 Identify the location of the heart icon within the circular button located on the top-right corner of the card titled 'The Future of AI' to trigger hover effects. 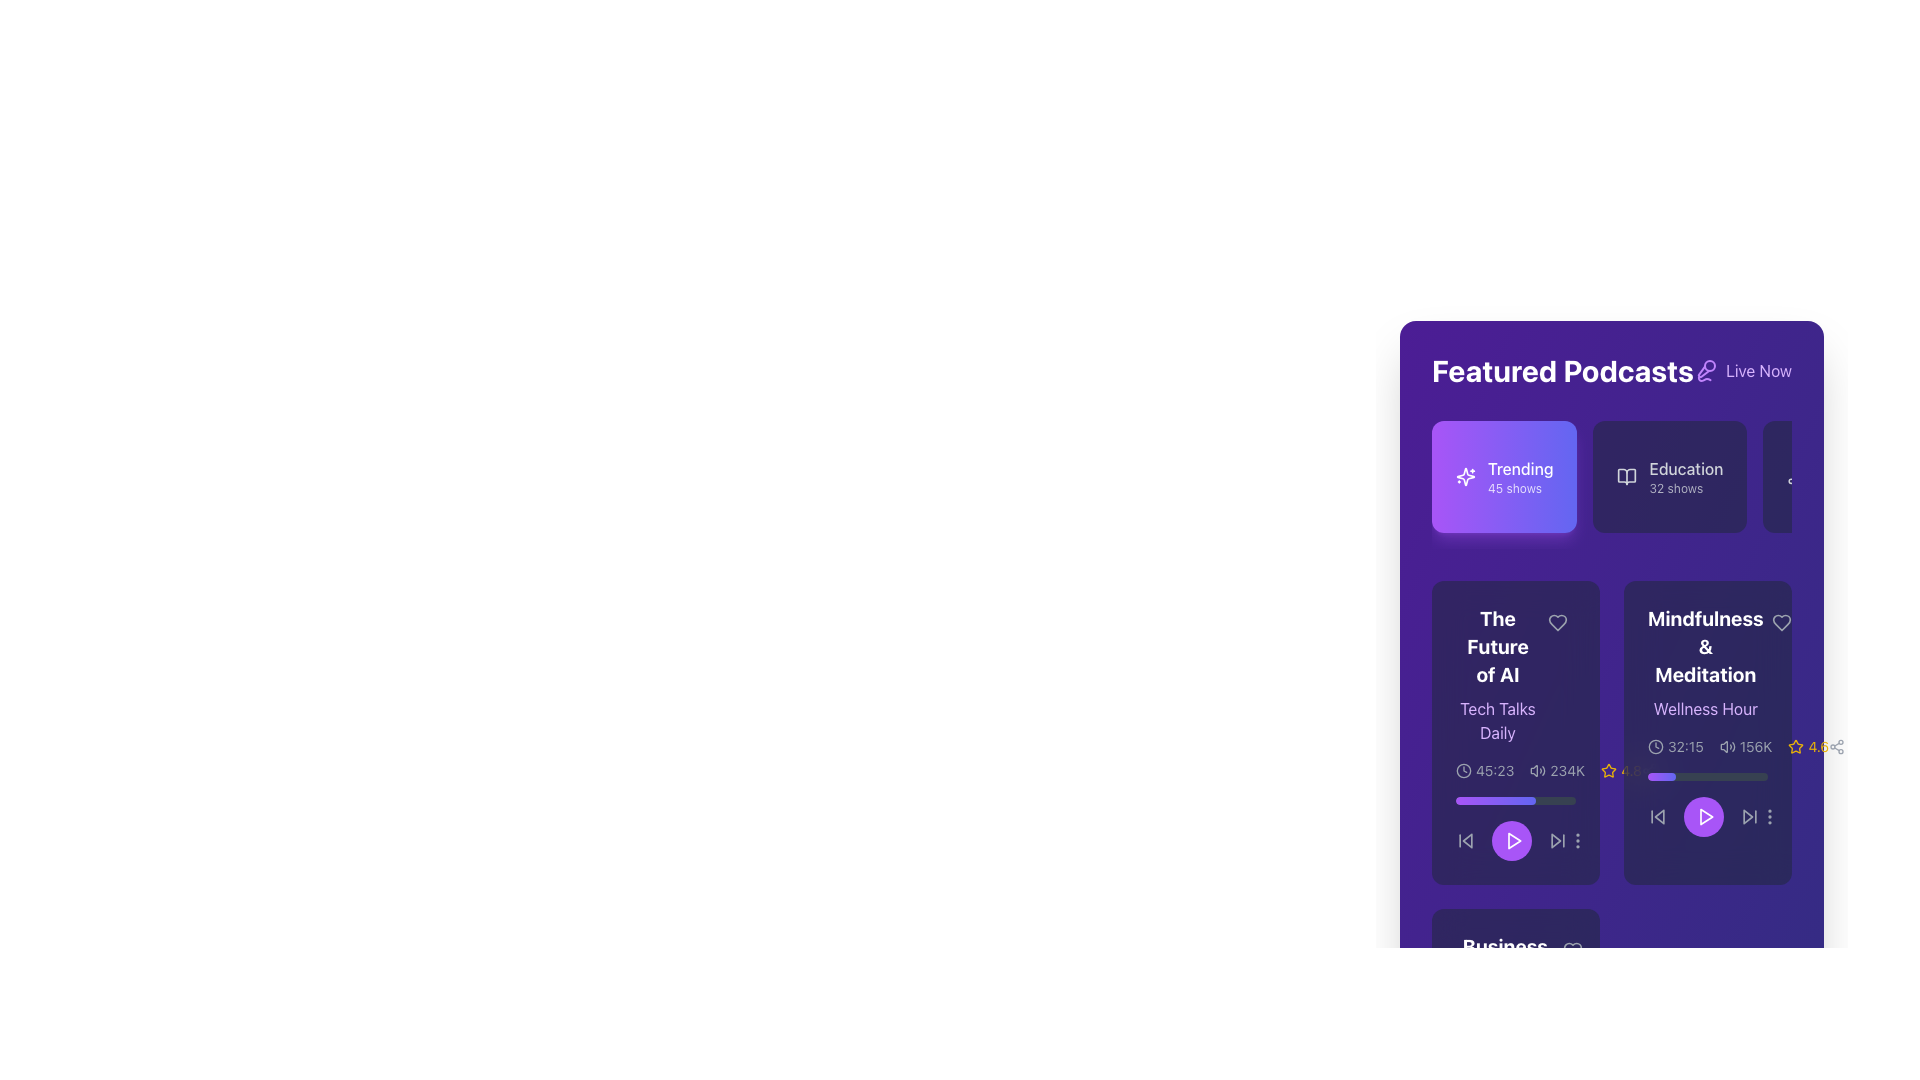
(1557, 622).